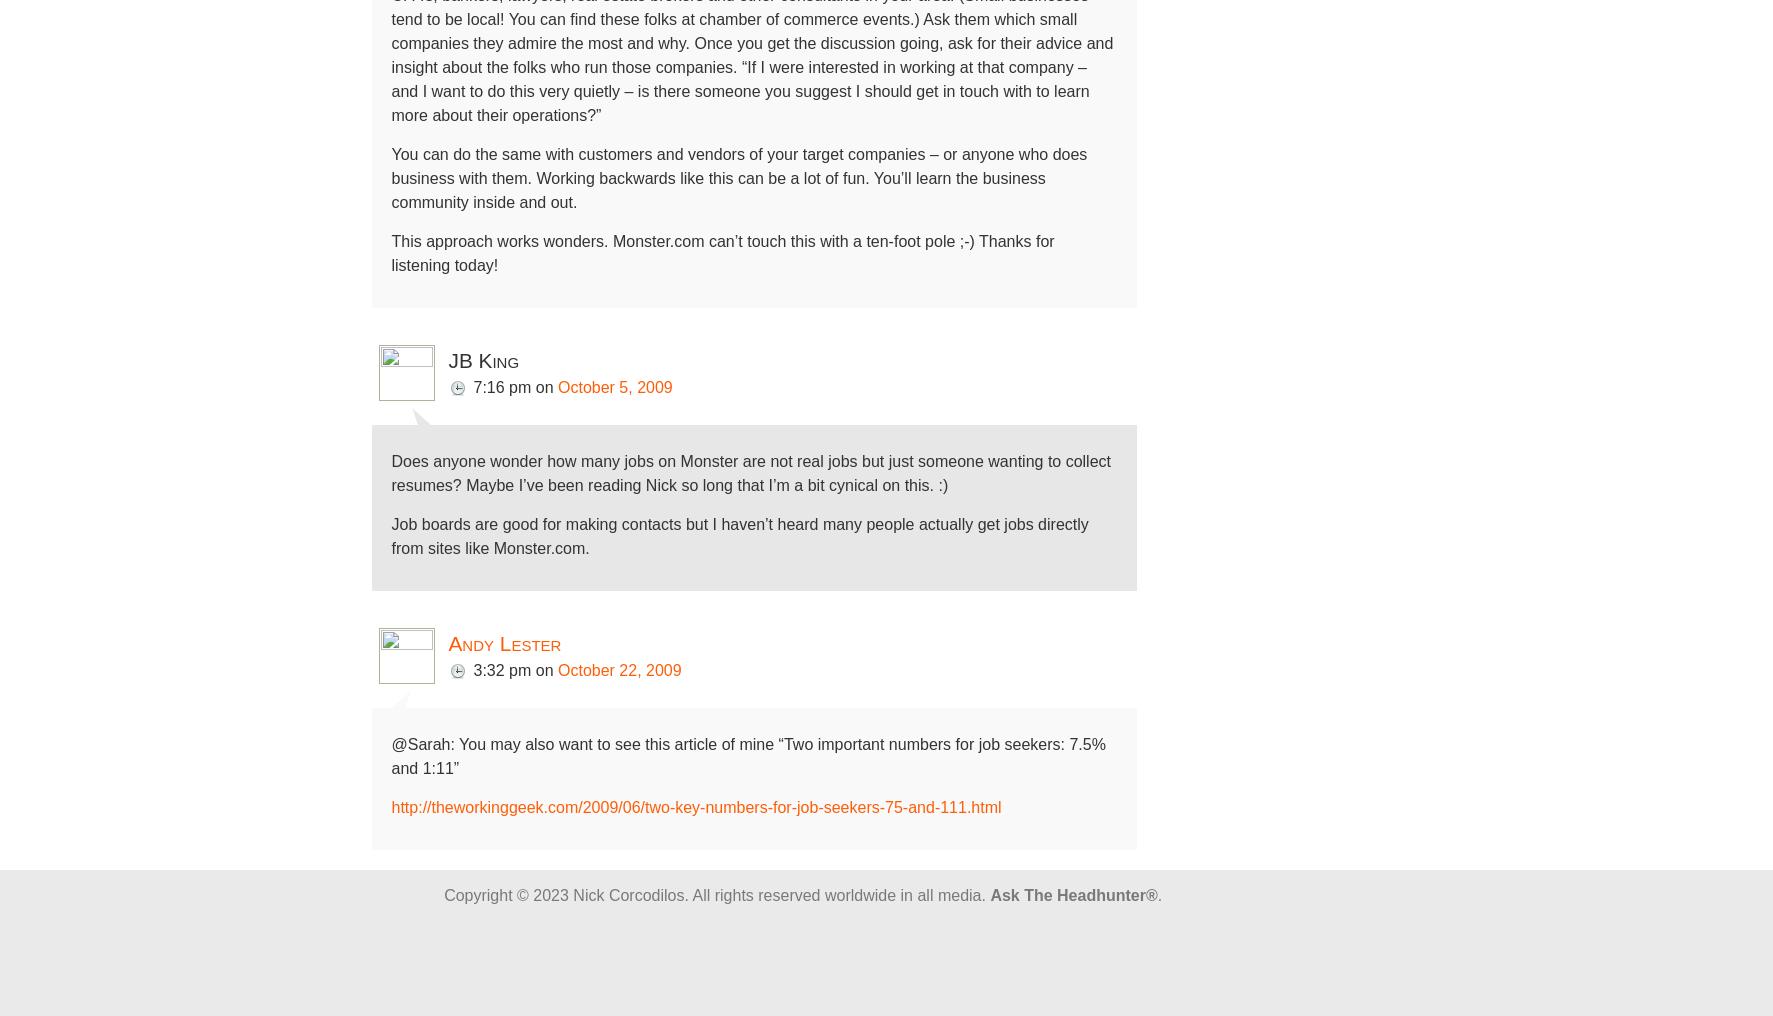 This screenshot has height=1016, width=1773. What do you see at coordinates (482, 360) in the screenshot?
I see `'JB King'` at bounding box center [482, 360].